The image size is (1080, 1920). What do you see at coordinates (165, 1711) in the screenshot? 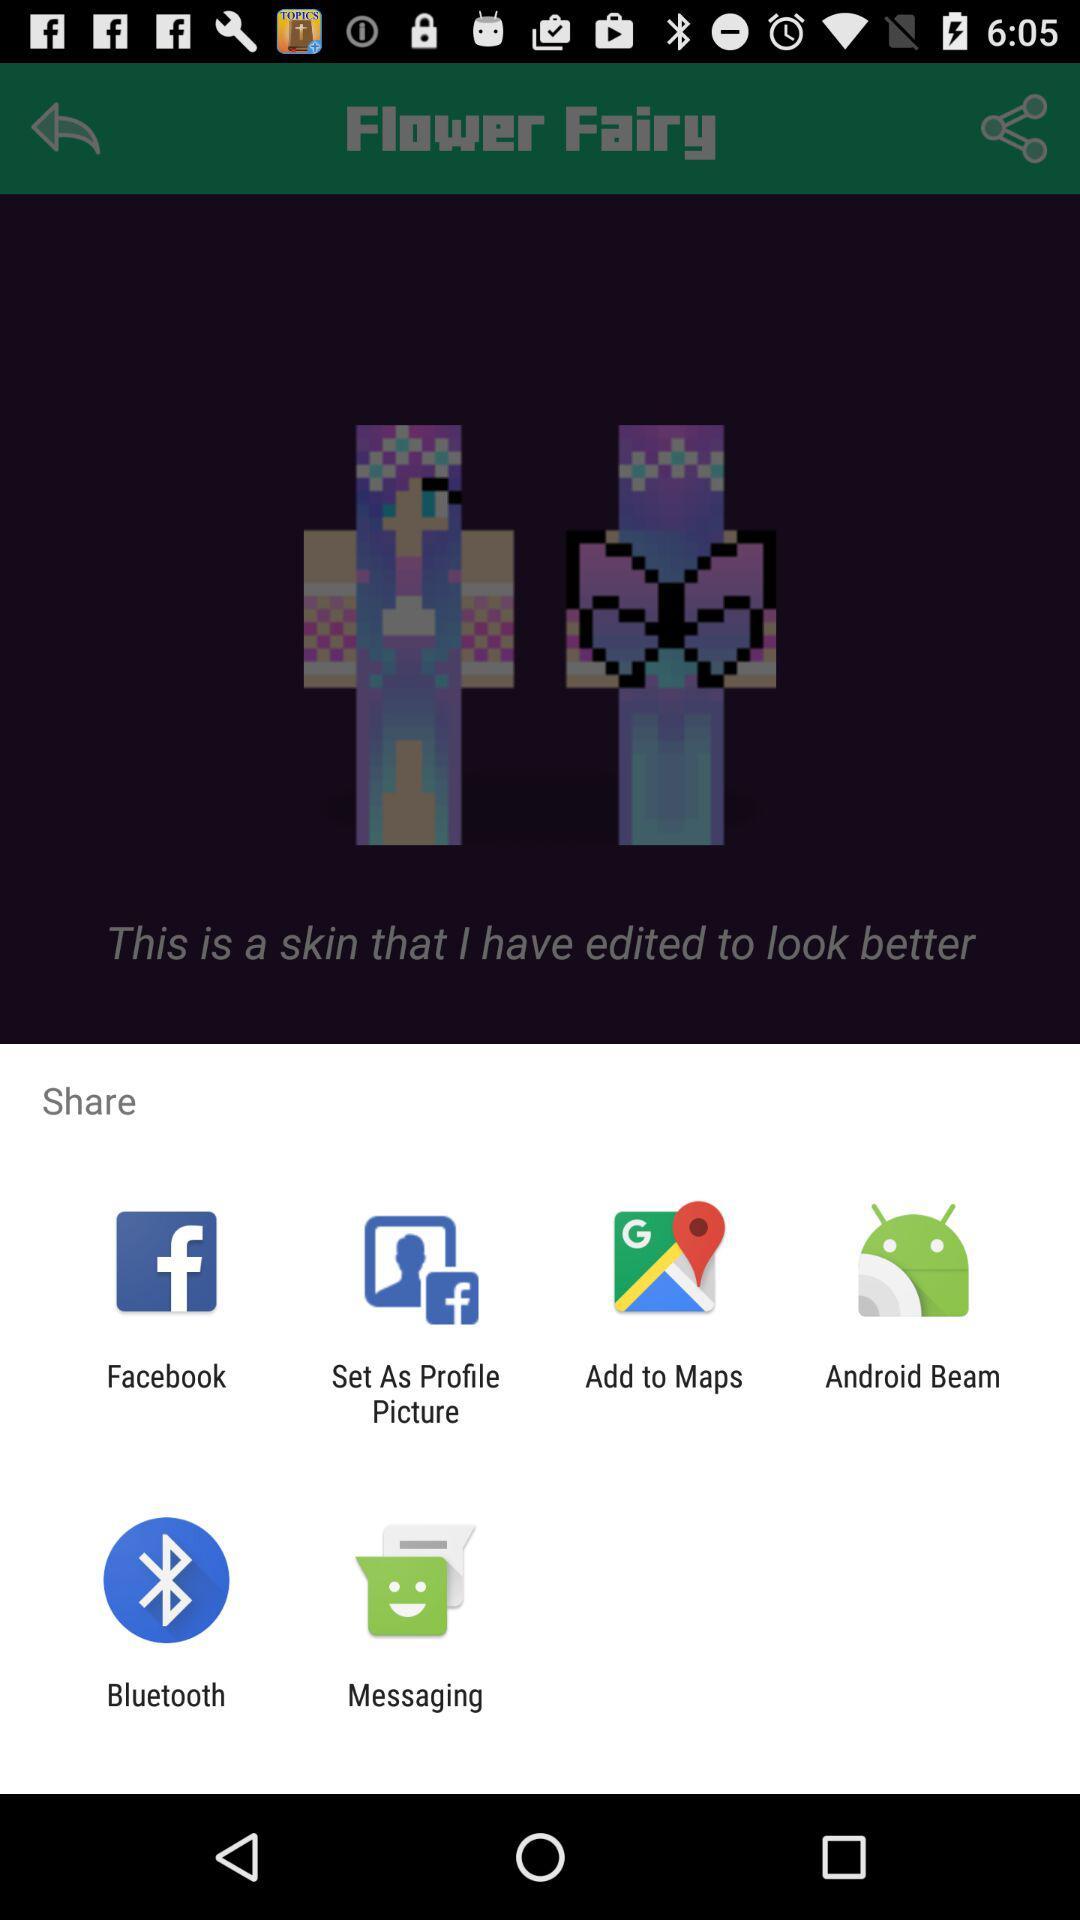
I see `item to the left of messaging item` at bounding box center [165, 1711].